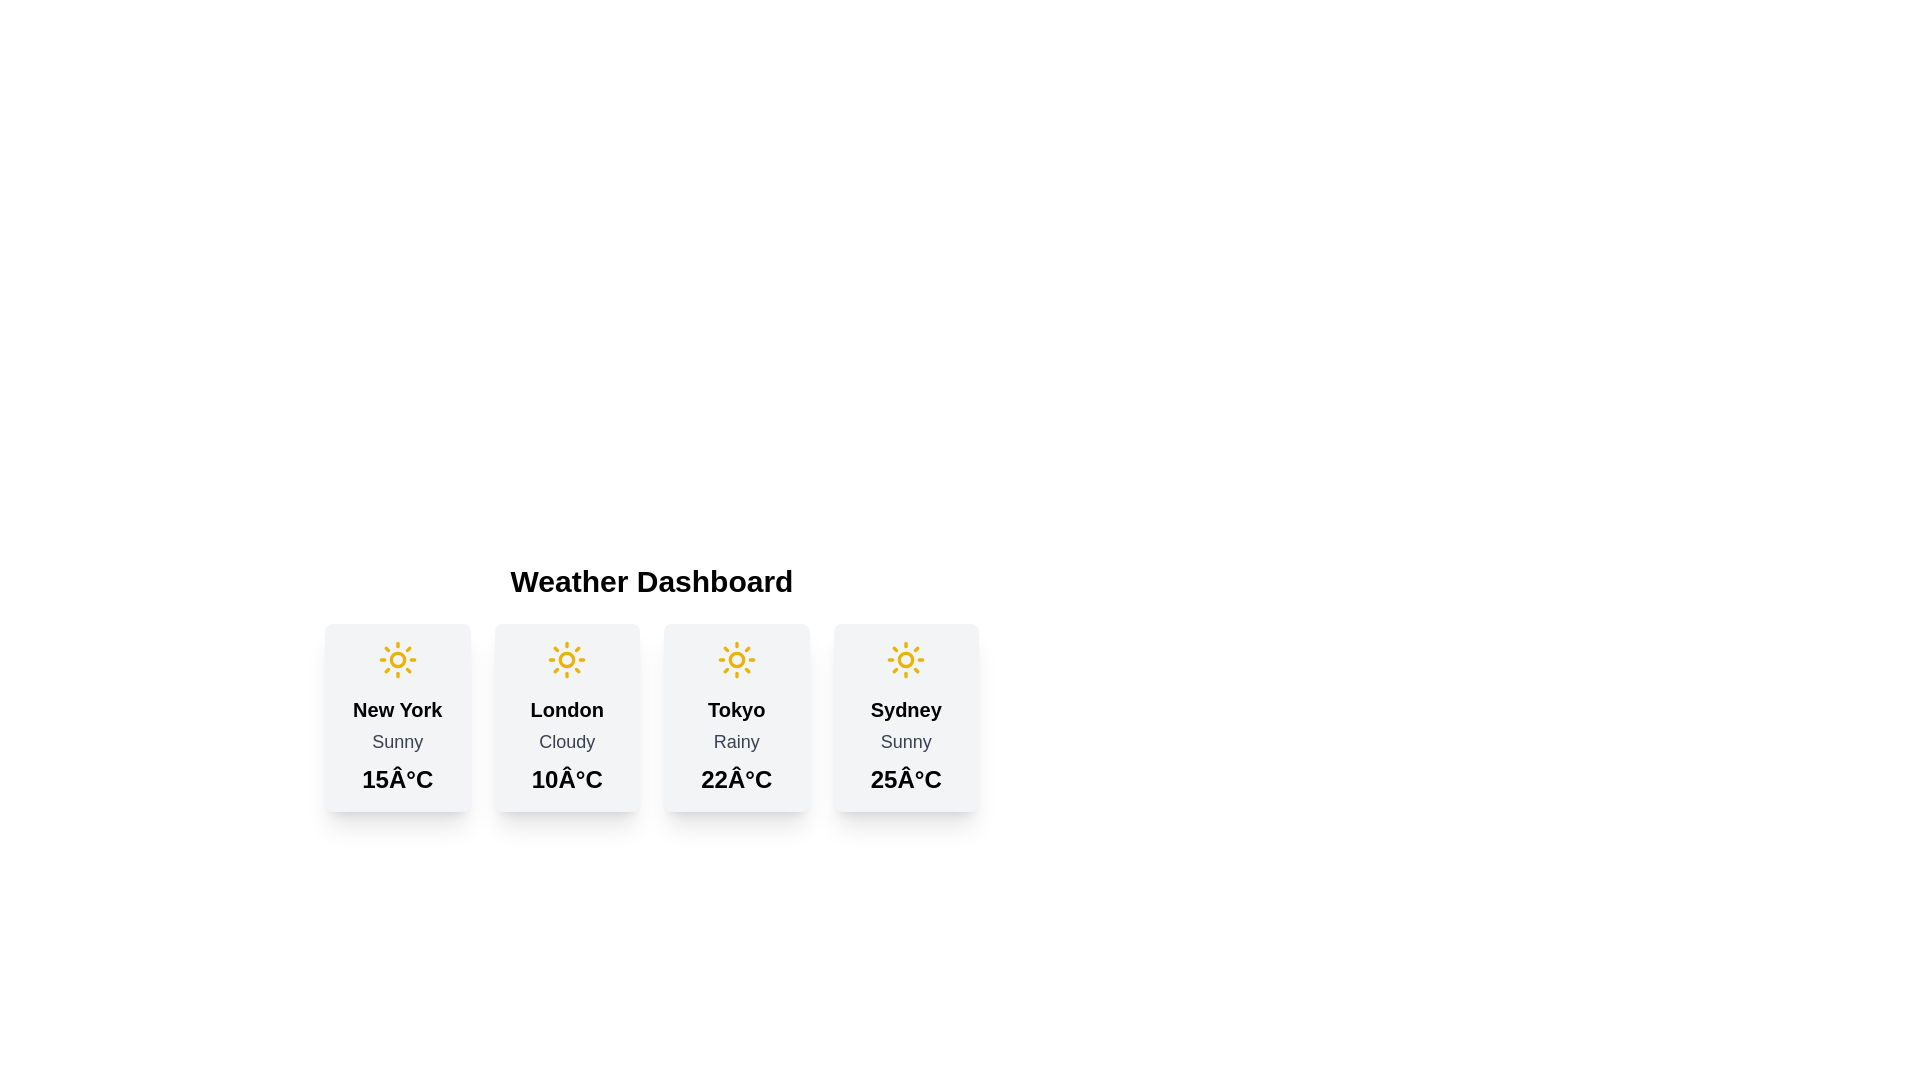  Describe the element at coordinates (566, 708) in the screenshot. I see `the Text Label displaying the location name on the weather information card` at that location.